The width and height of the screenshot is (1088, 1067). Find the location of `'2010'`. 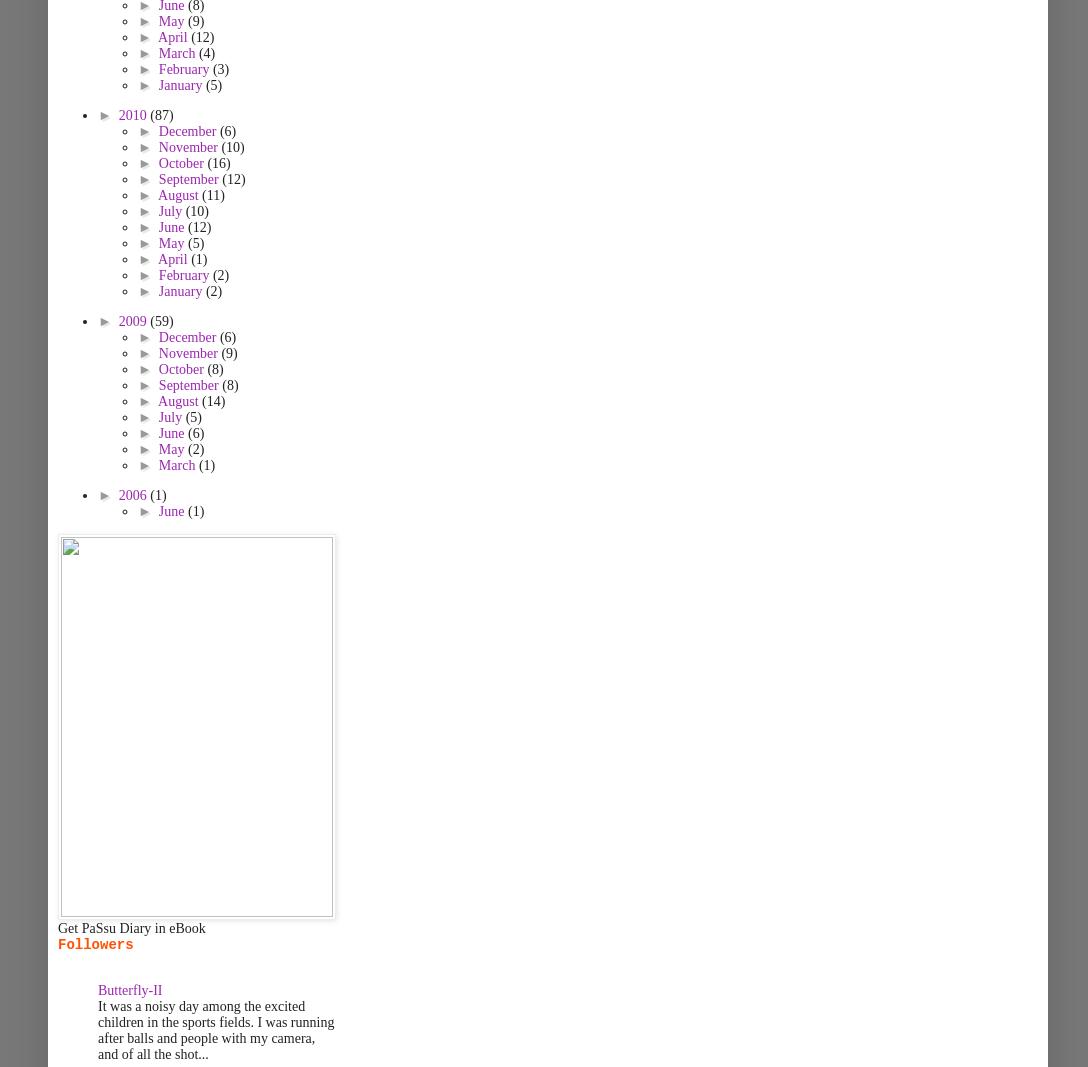

'2010' is located at coordinates (118, 114).